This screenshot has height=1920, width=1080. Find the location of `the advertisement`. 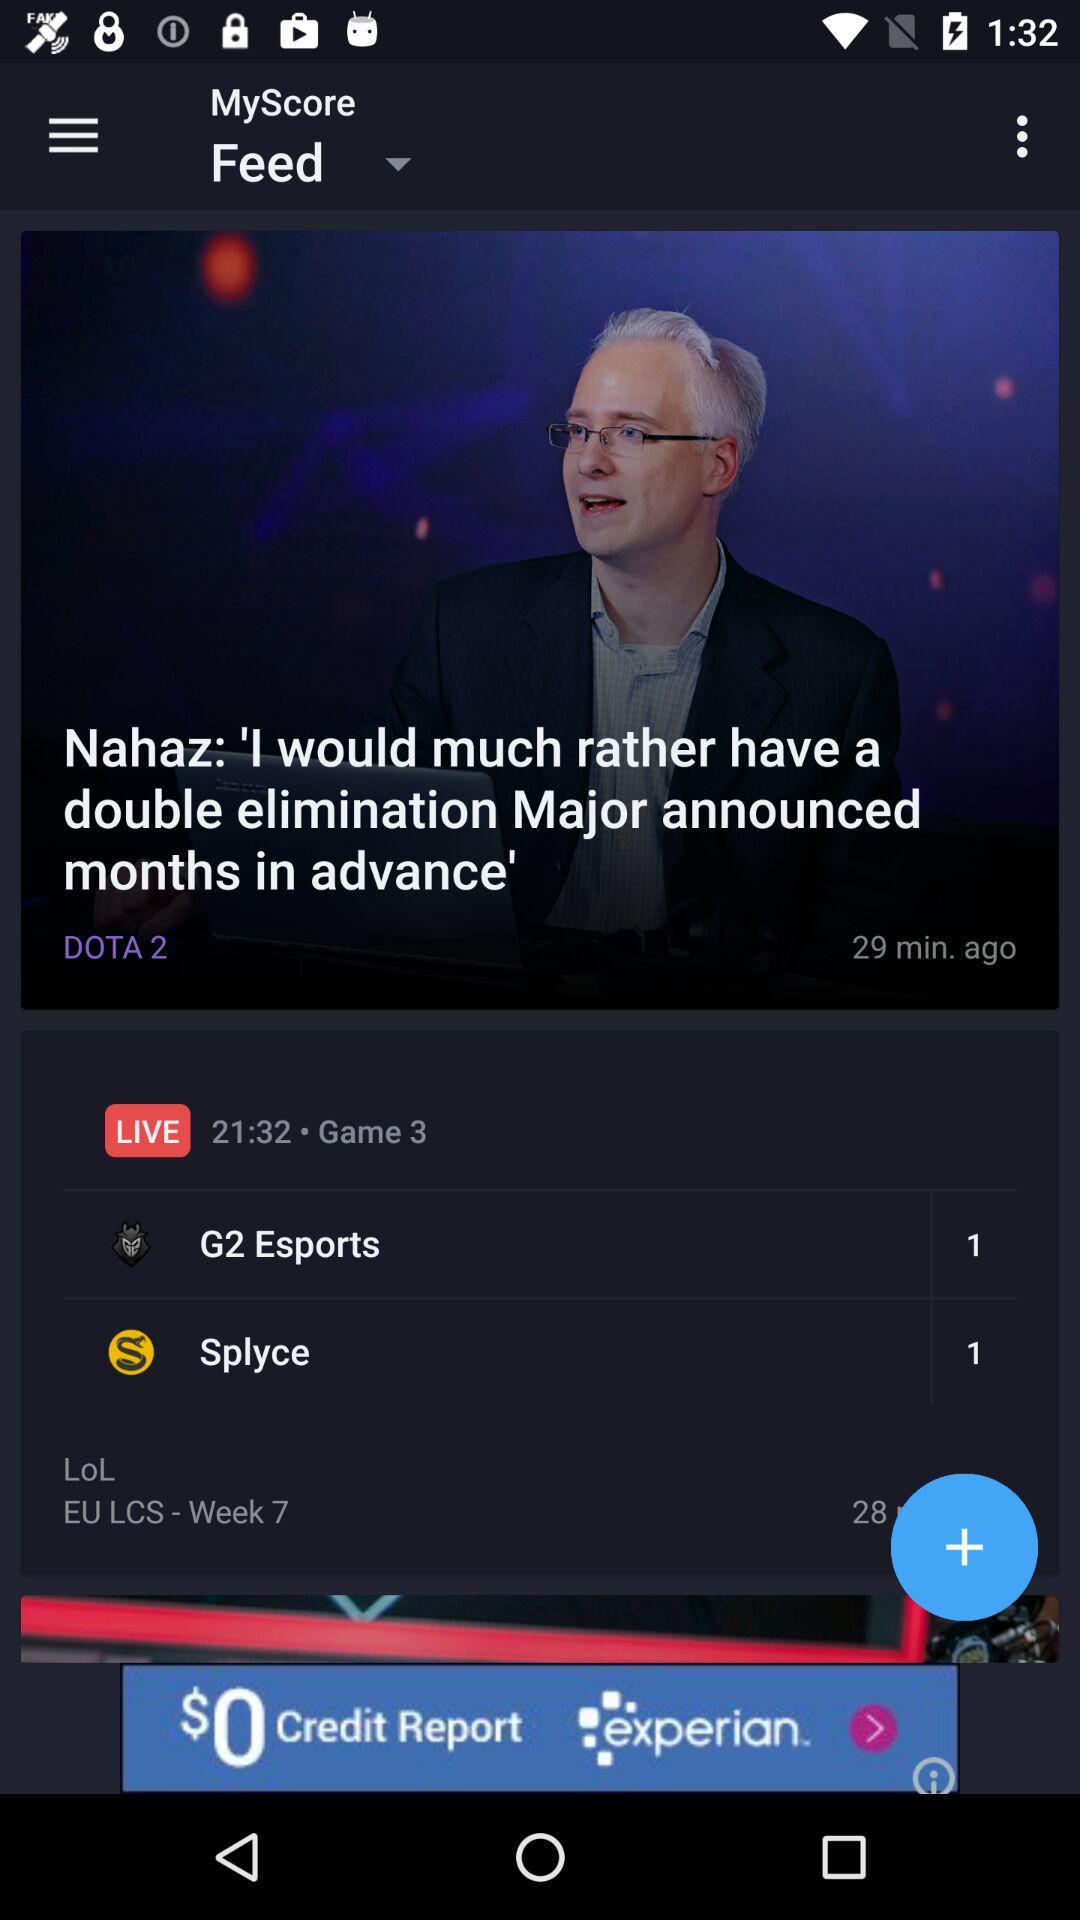

the advertisement is located at coordinates (540, 1727).